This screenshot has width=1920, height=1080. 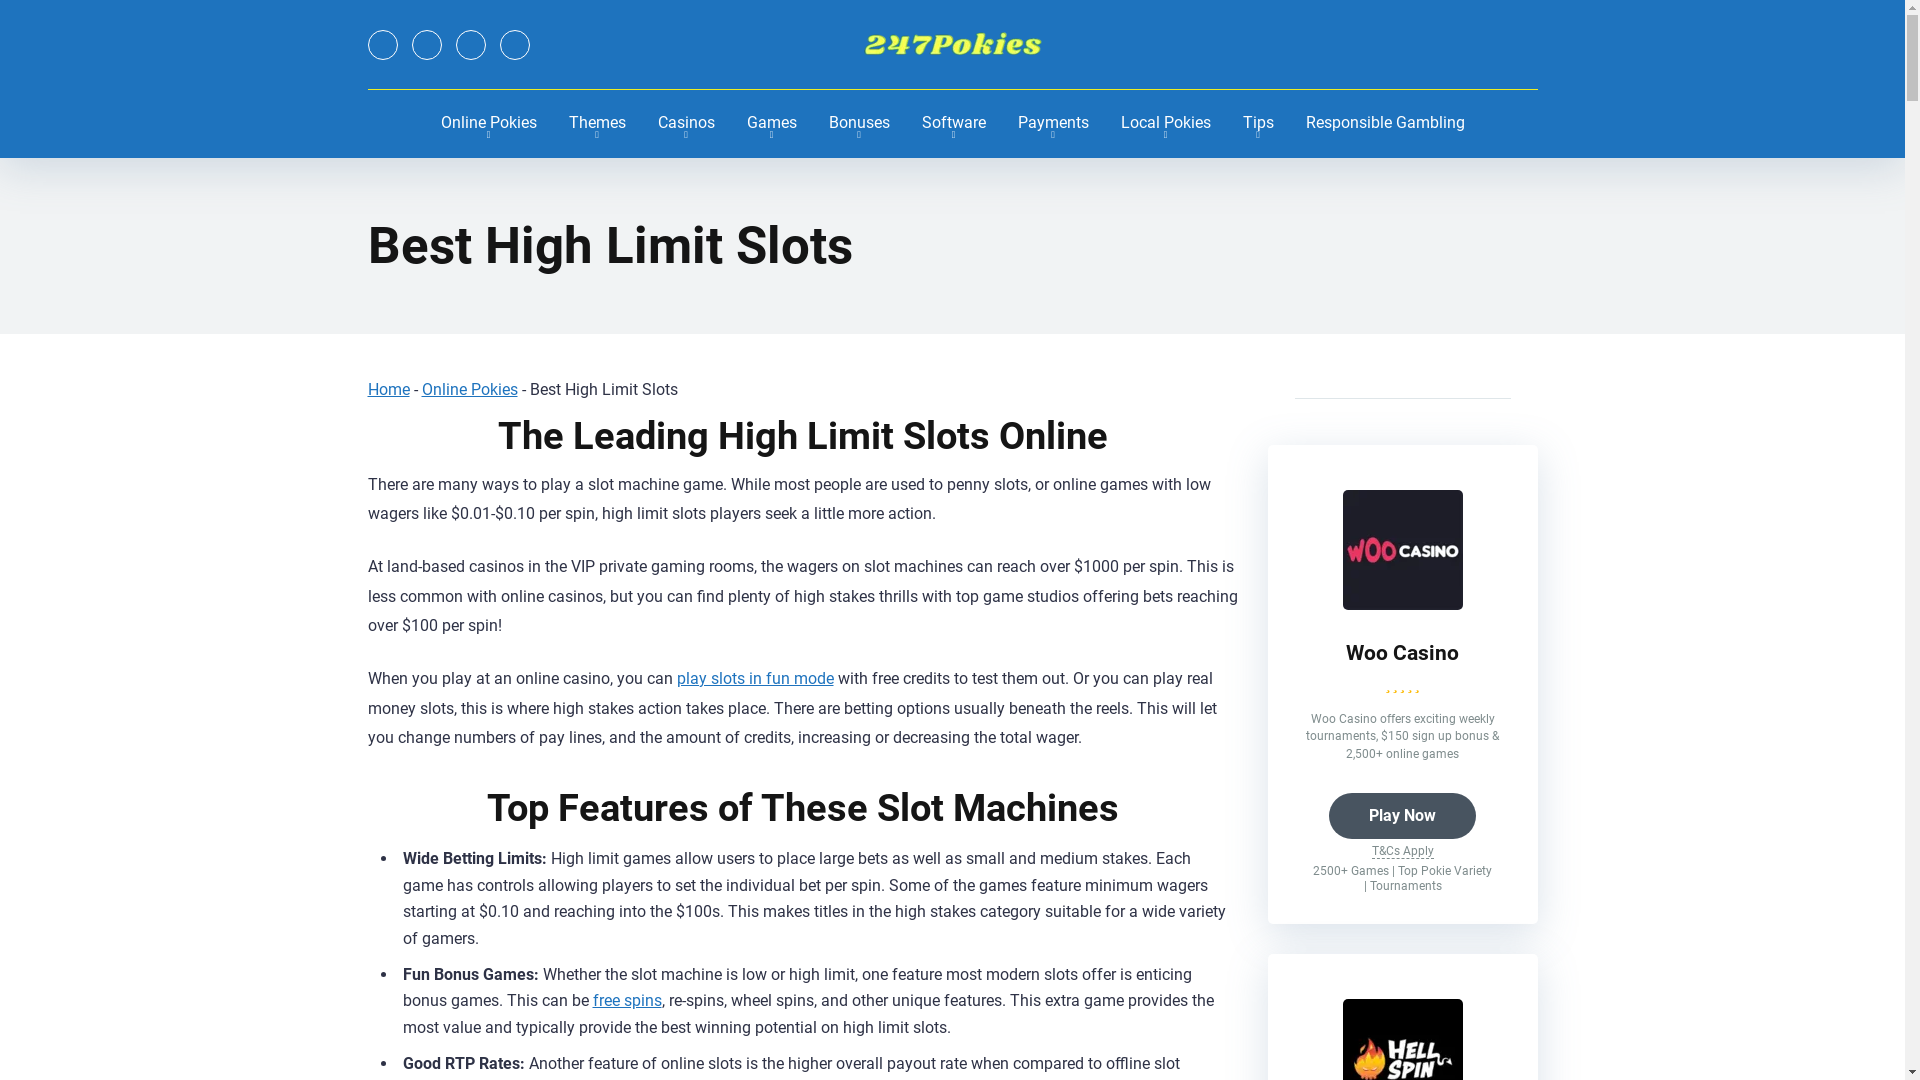 I want to click on 'Instagram', so click(x=469, y=45).